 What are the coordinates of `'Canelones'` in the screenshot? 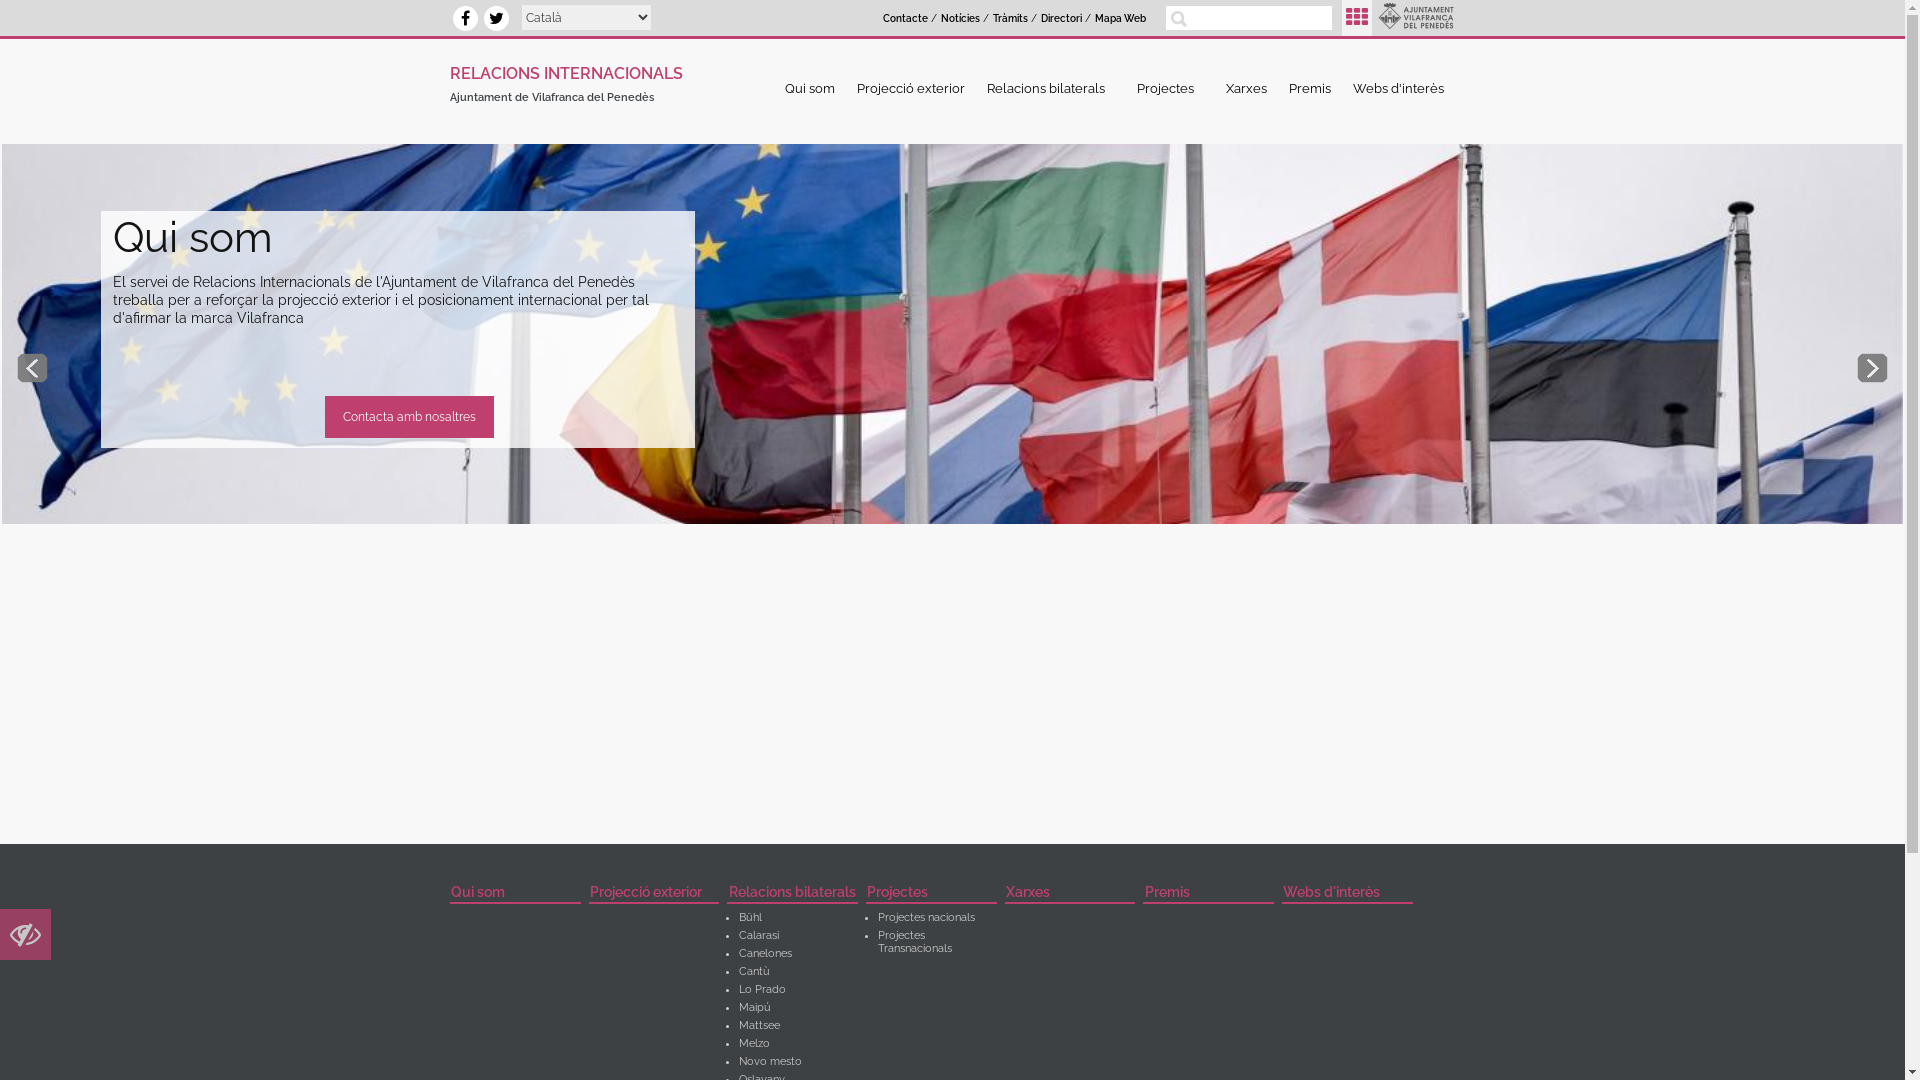 It's located at (764, 952).